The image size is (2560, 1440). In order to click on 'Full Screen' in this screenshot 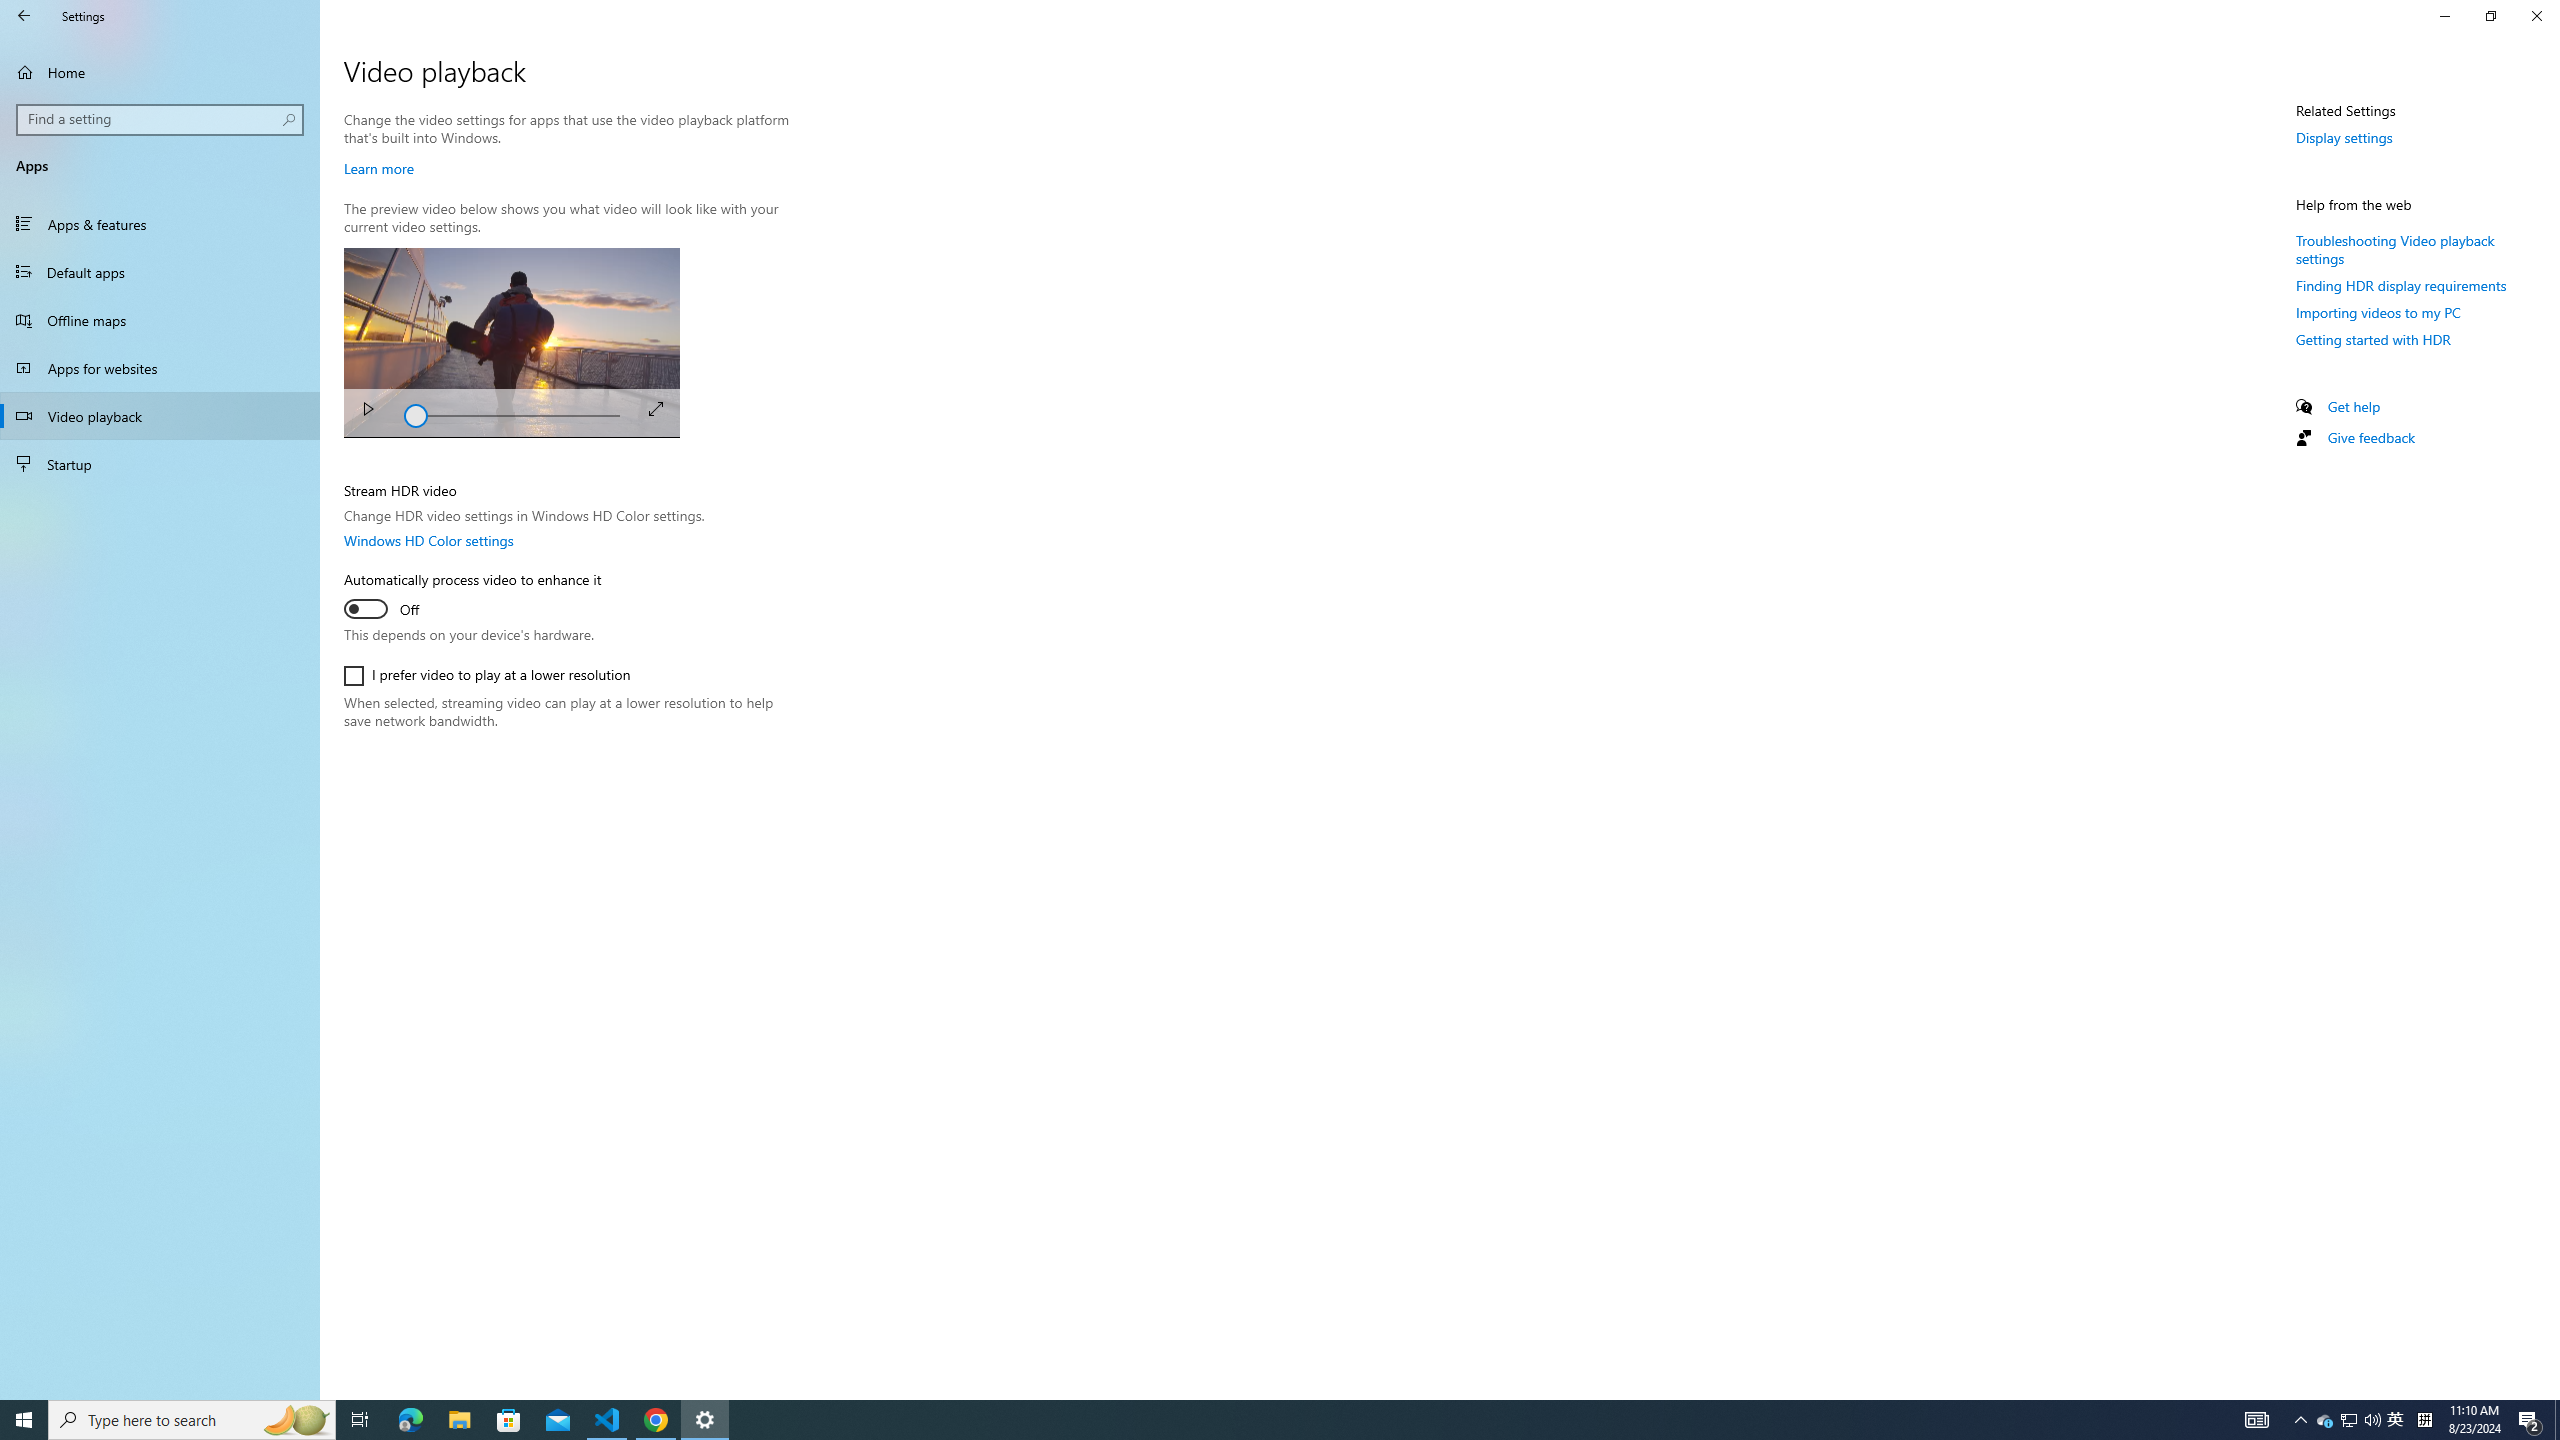, I will do `click(656, 407)`.